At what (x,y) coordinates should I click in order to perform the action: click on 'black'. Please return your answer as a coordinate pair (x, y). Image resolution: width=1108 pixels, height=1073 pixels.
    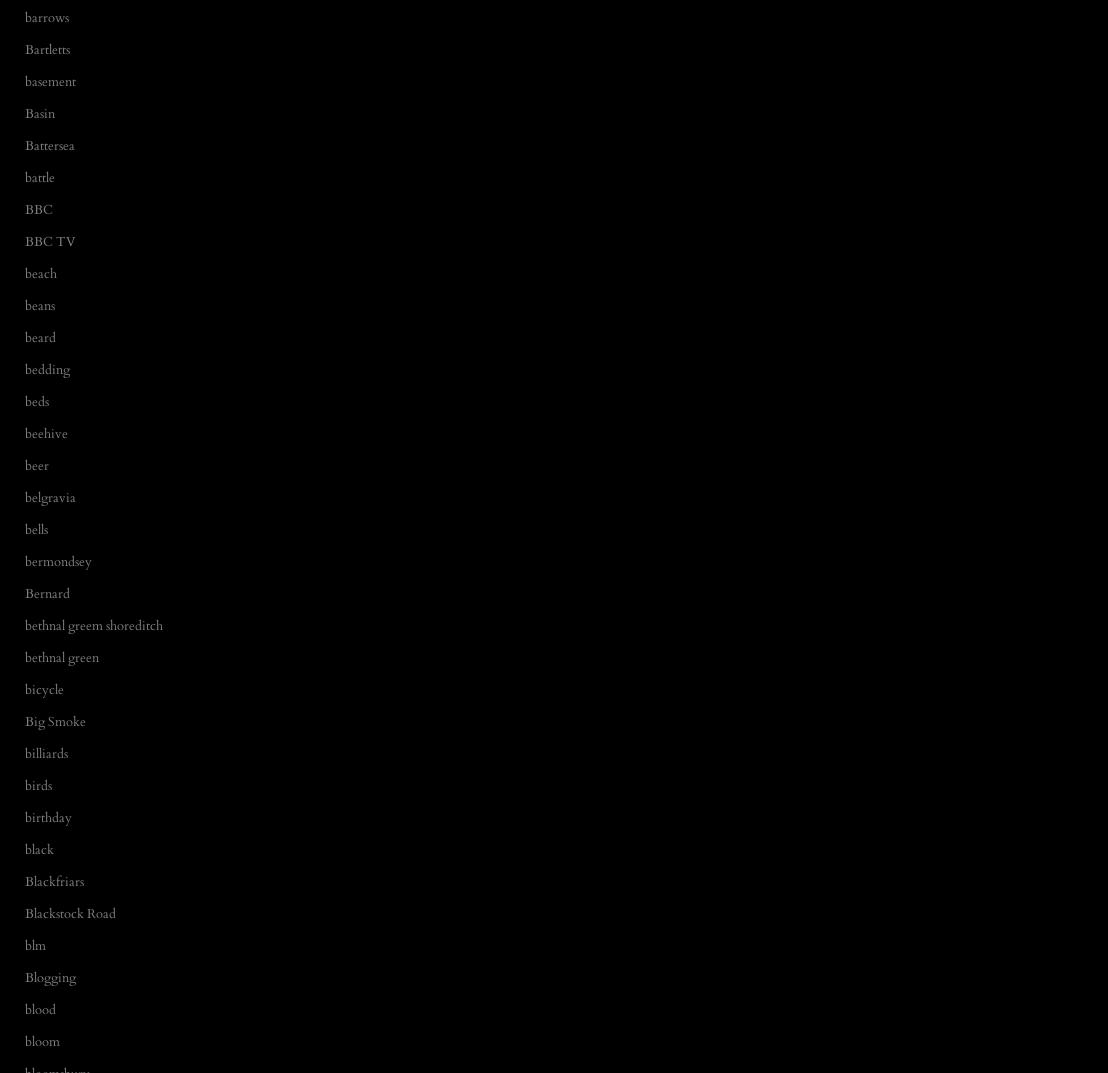
    Looking at the image, I should click on (39, 847).